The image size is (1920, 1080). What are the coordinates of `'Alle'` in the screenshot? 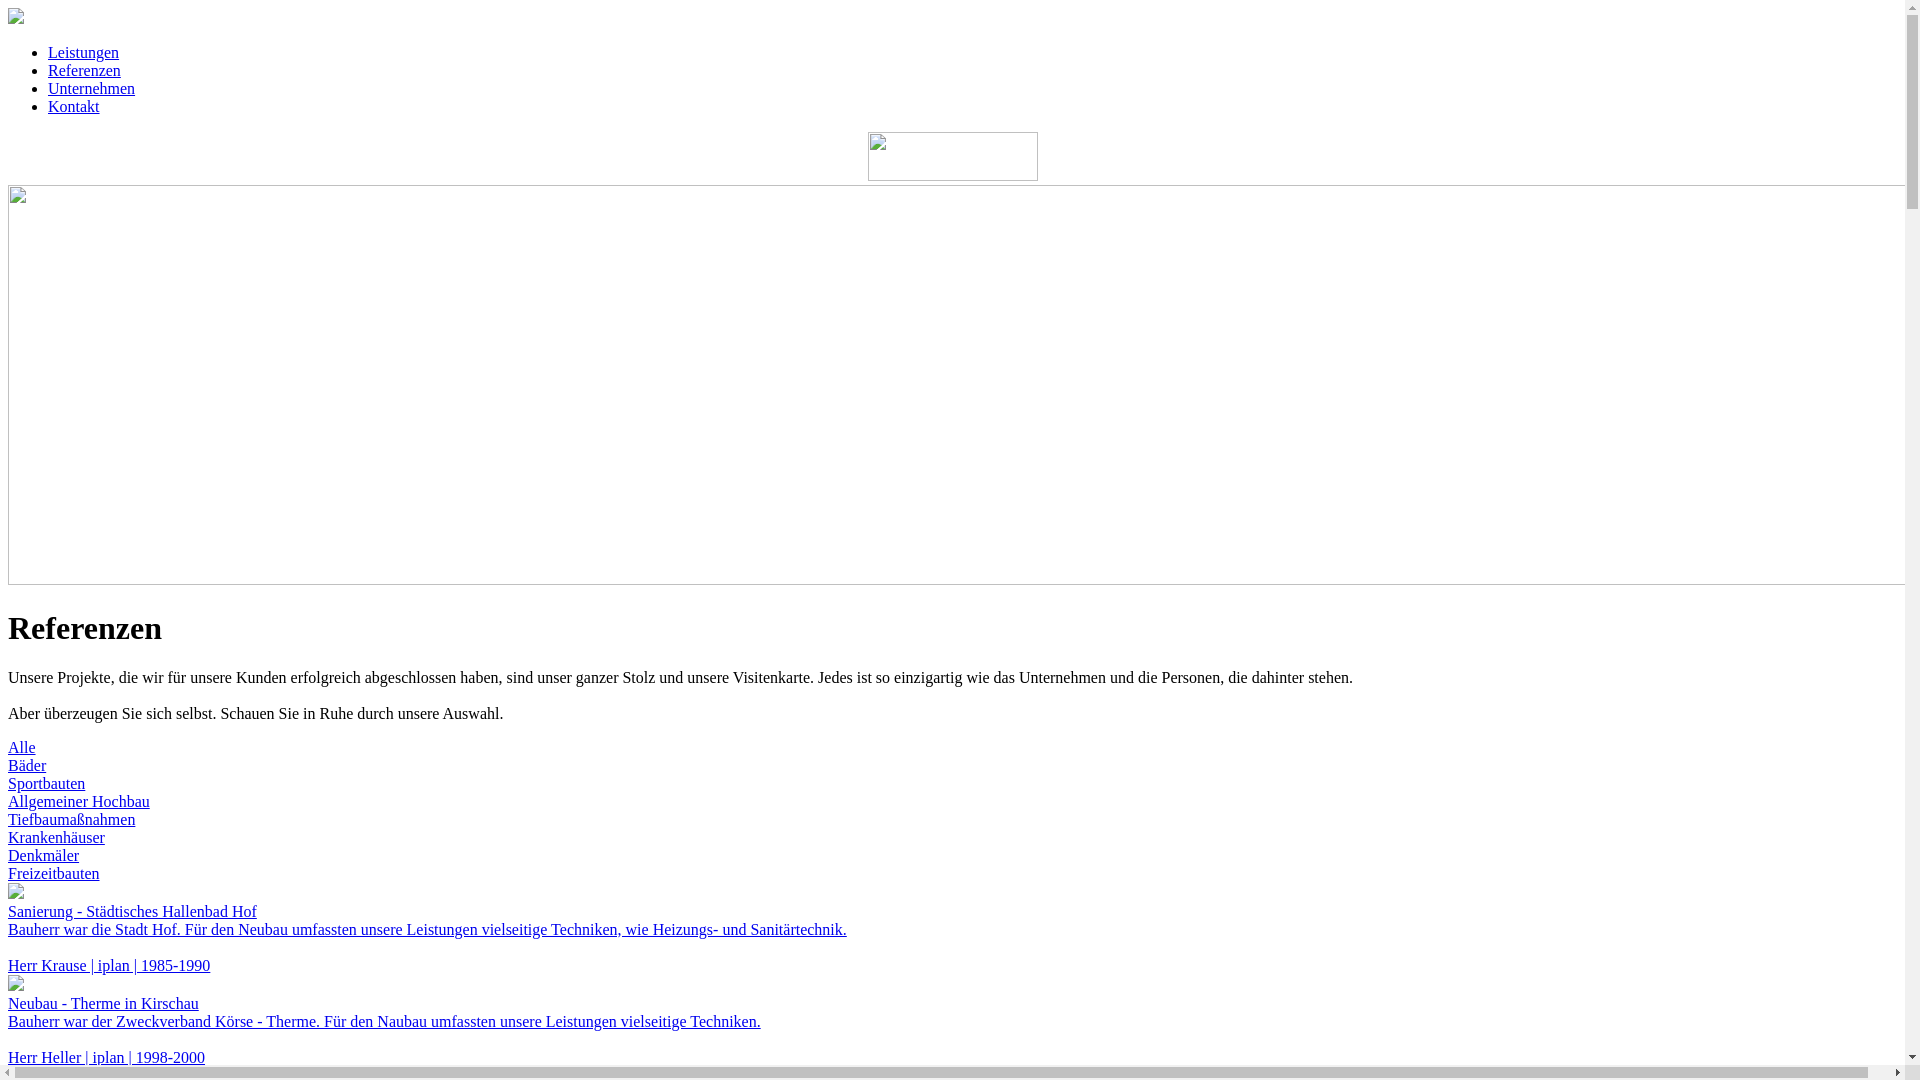 It's located at (8, 747).